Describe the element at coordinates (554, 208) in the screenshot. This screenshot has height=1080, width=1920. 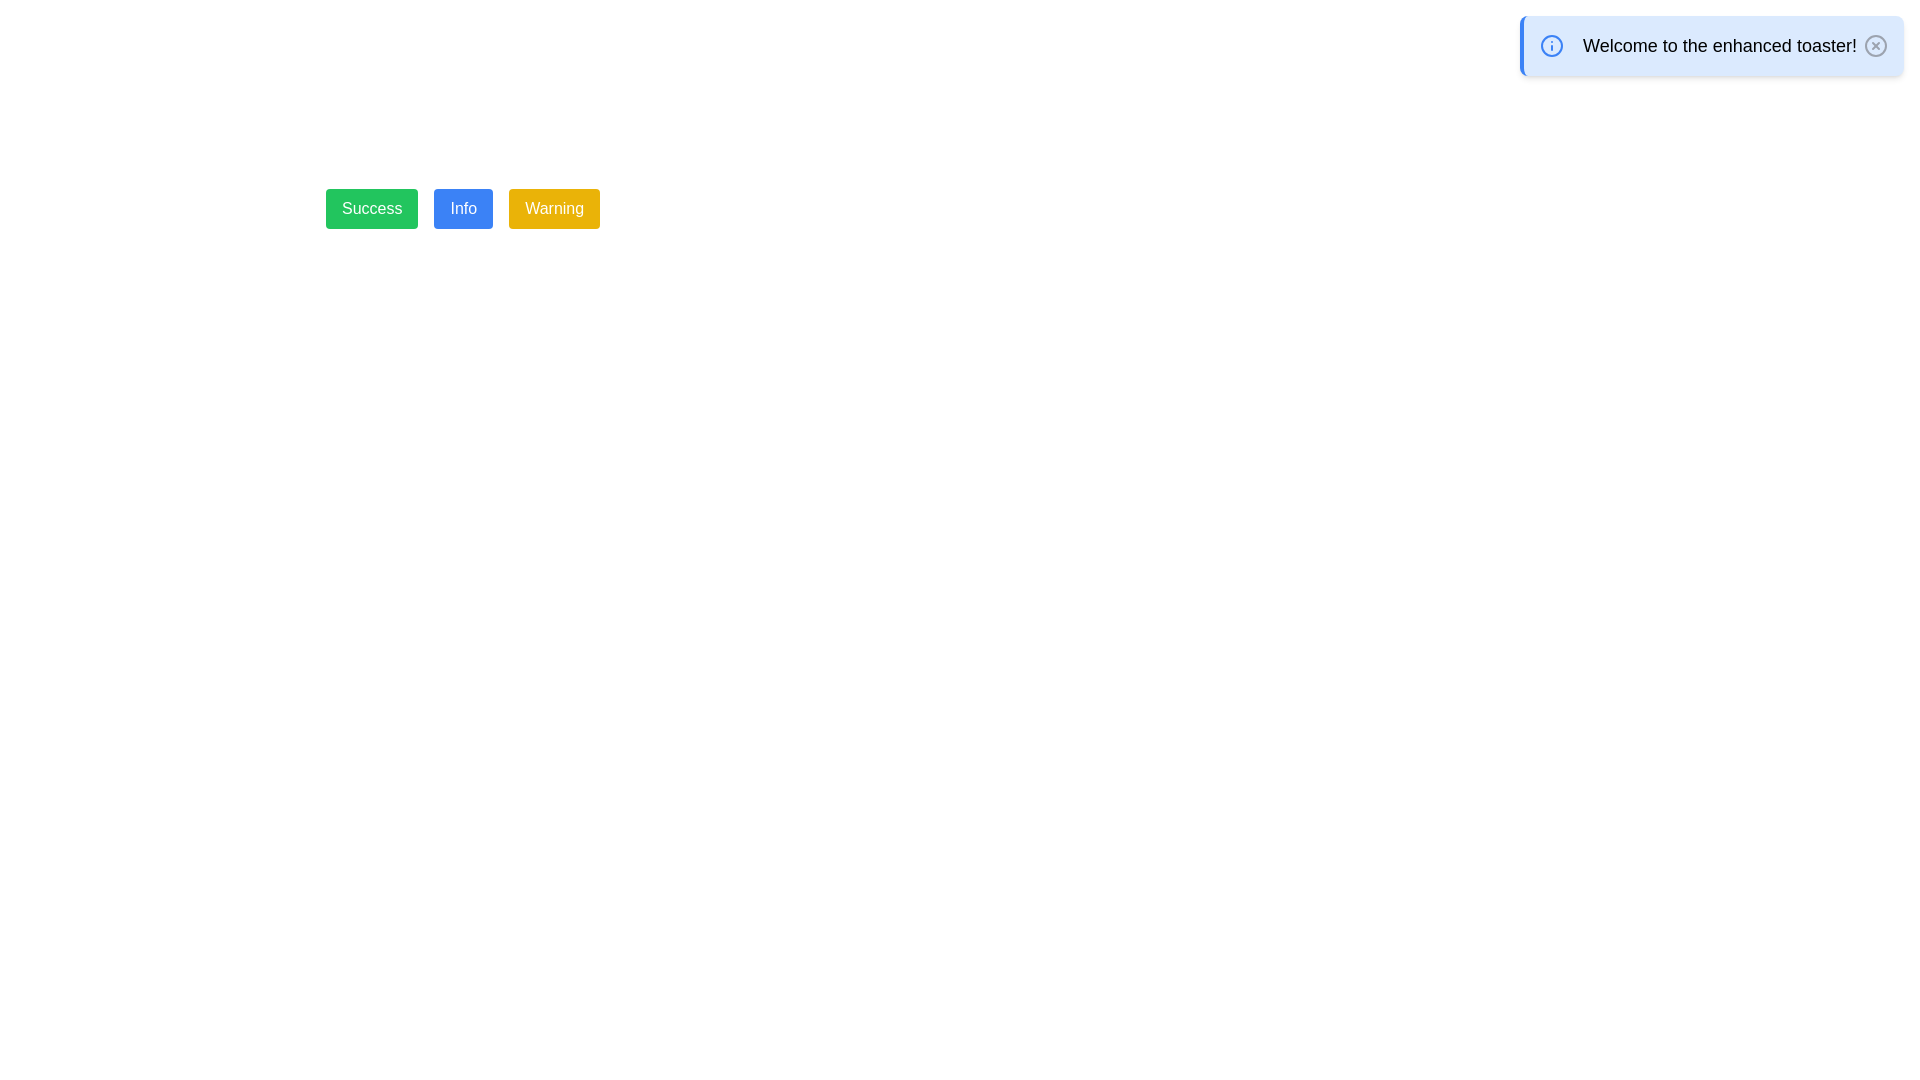
I see `the 'Warning' button, which is the third button in a group of three buttons labeled 'Success', 'Info', and 'Warning'` at that location.